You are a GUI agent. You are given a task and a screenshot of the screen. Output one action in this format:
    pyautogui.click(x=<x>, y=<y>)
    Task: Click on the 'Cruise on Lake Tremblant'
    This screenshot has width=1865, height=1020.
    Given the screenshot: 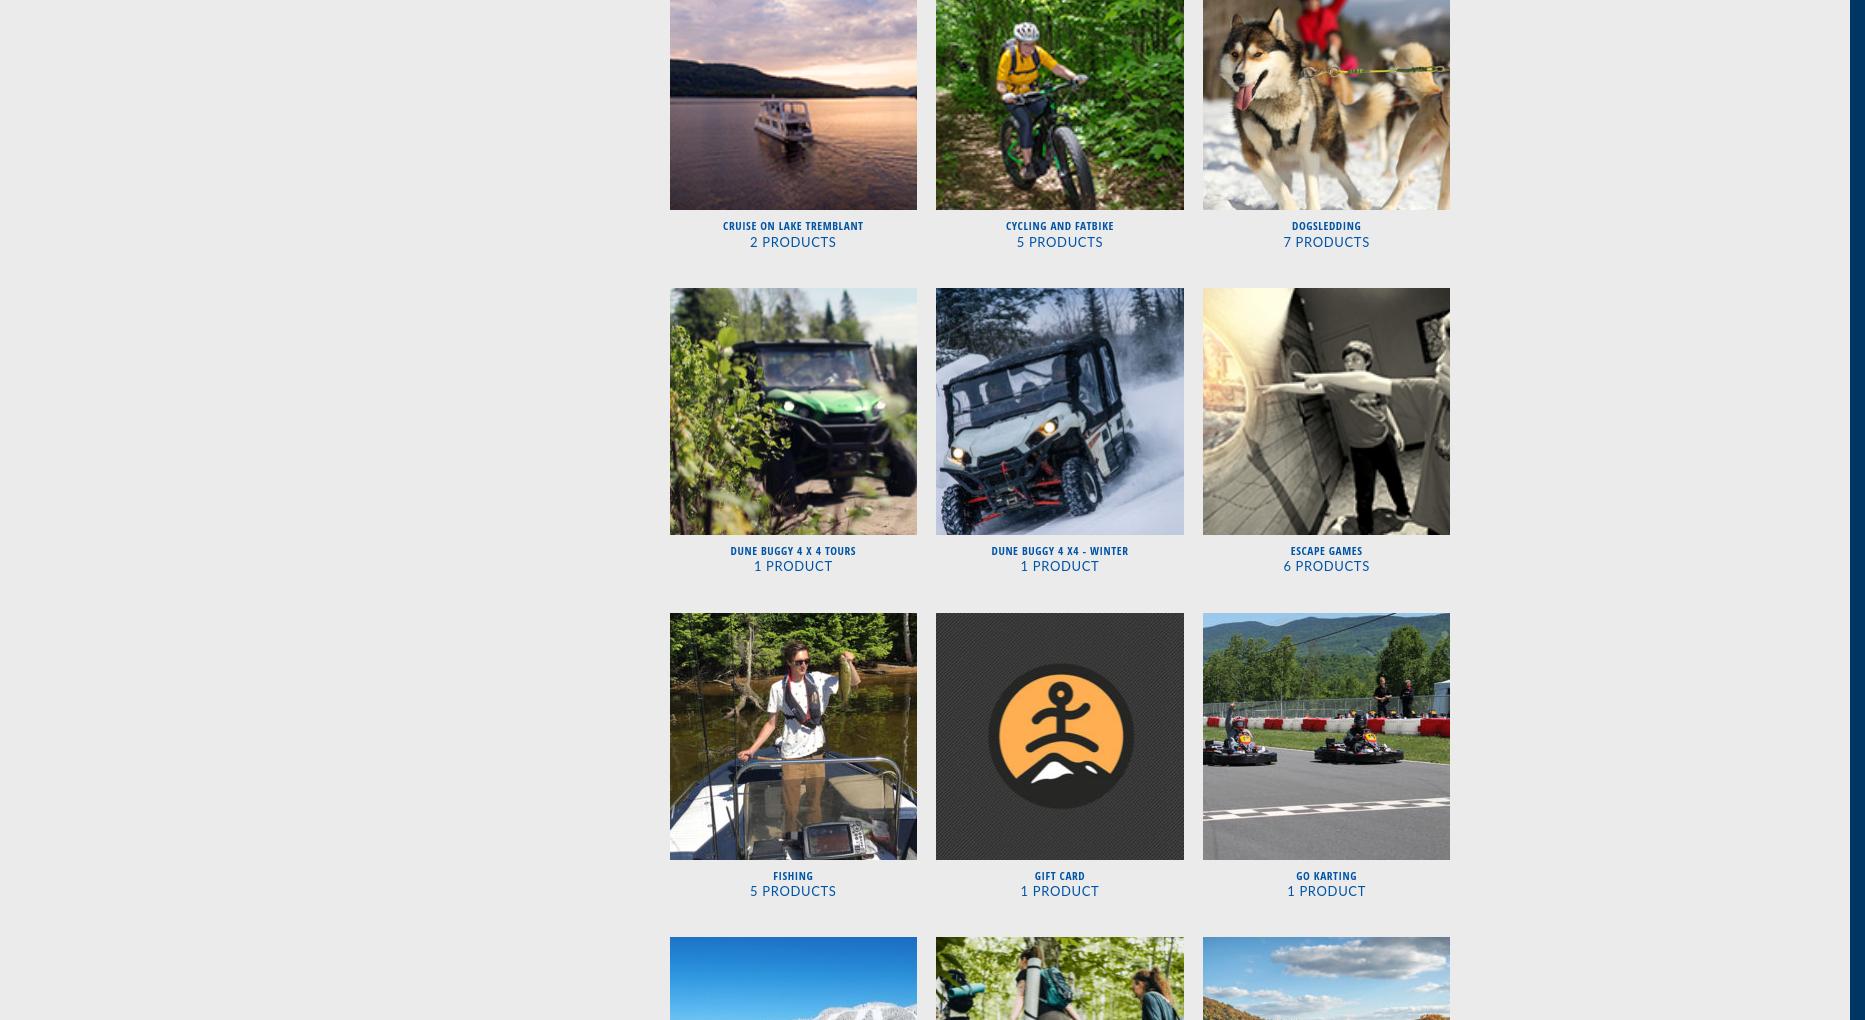 What is the action you would take?
    pyautogui.click(x=791, y=225)
    